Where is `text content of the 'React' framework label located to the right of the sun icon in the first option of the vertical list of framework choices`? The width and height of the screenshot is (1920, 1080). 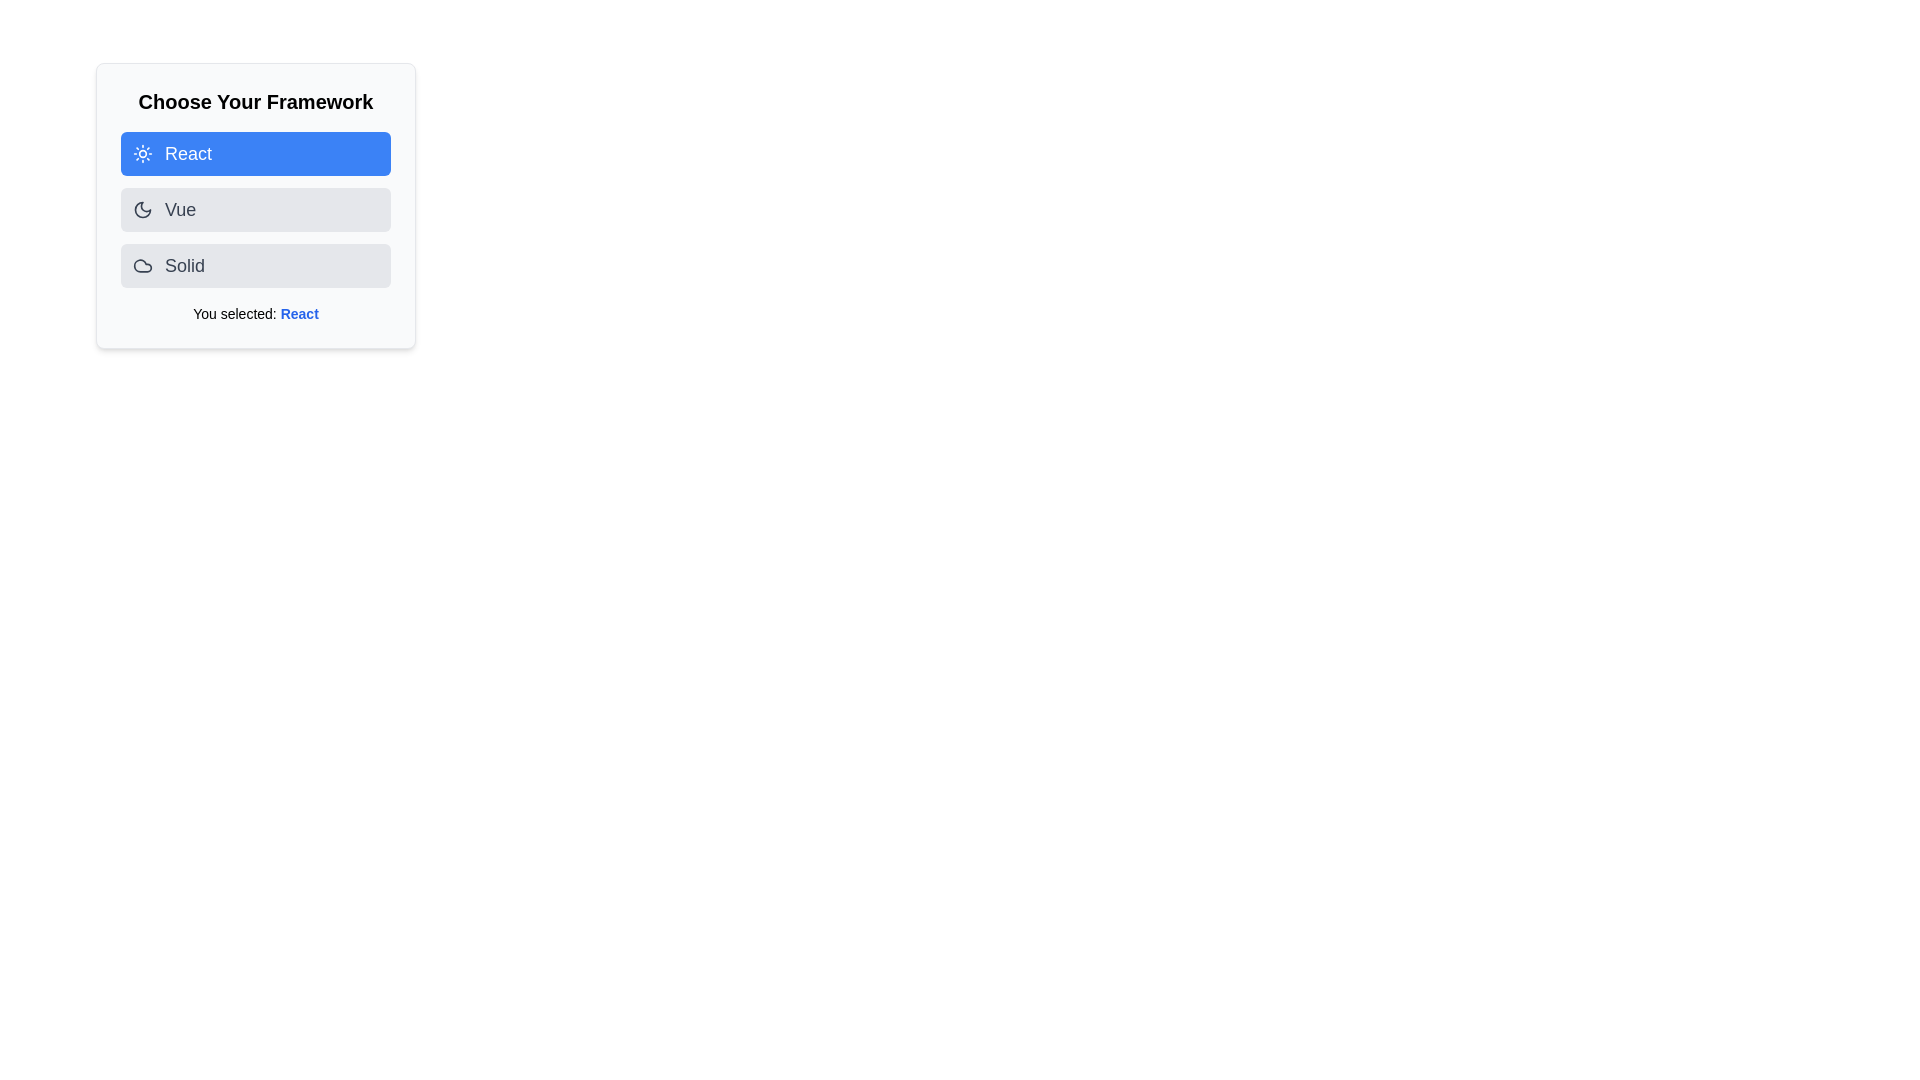 text content of the 'React' framework label located to the right of the sun icon in the first option of the vertical list of framework choices is located at coordinates (188, 153).